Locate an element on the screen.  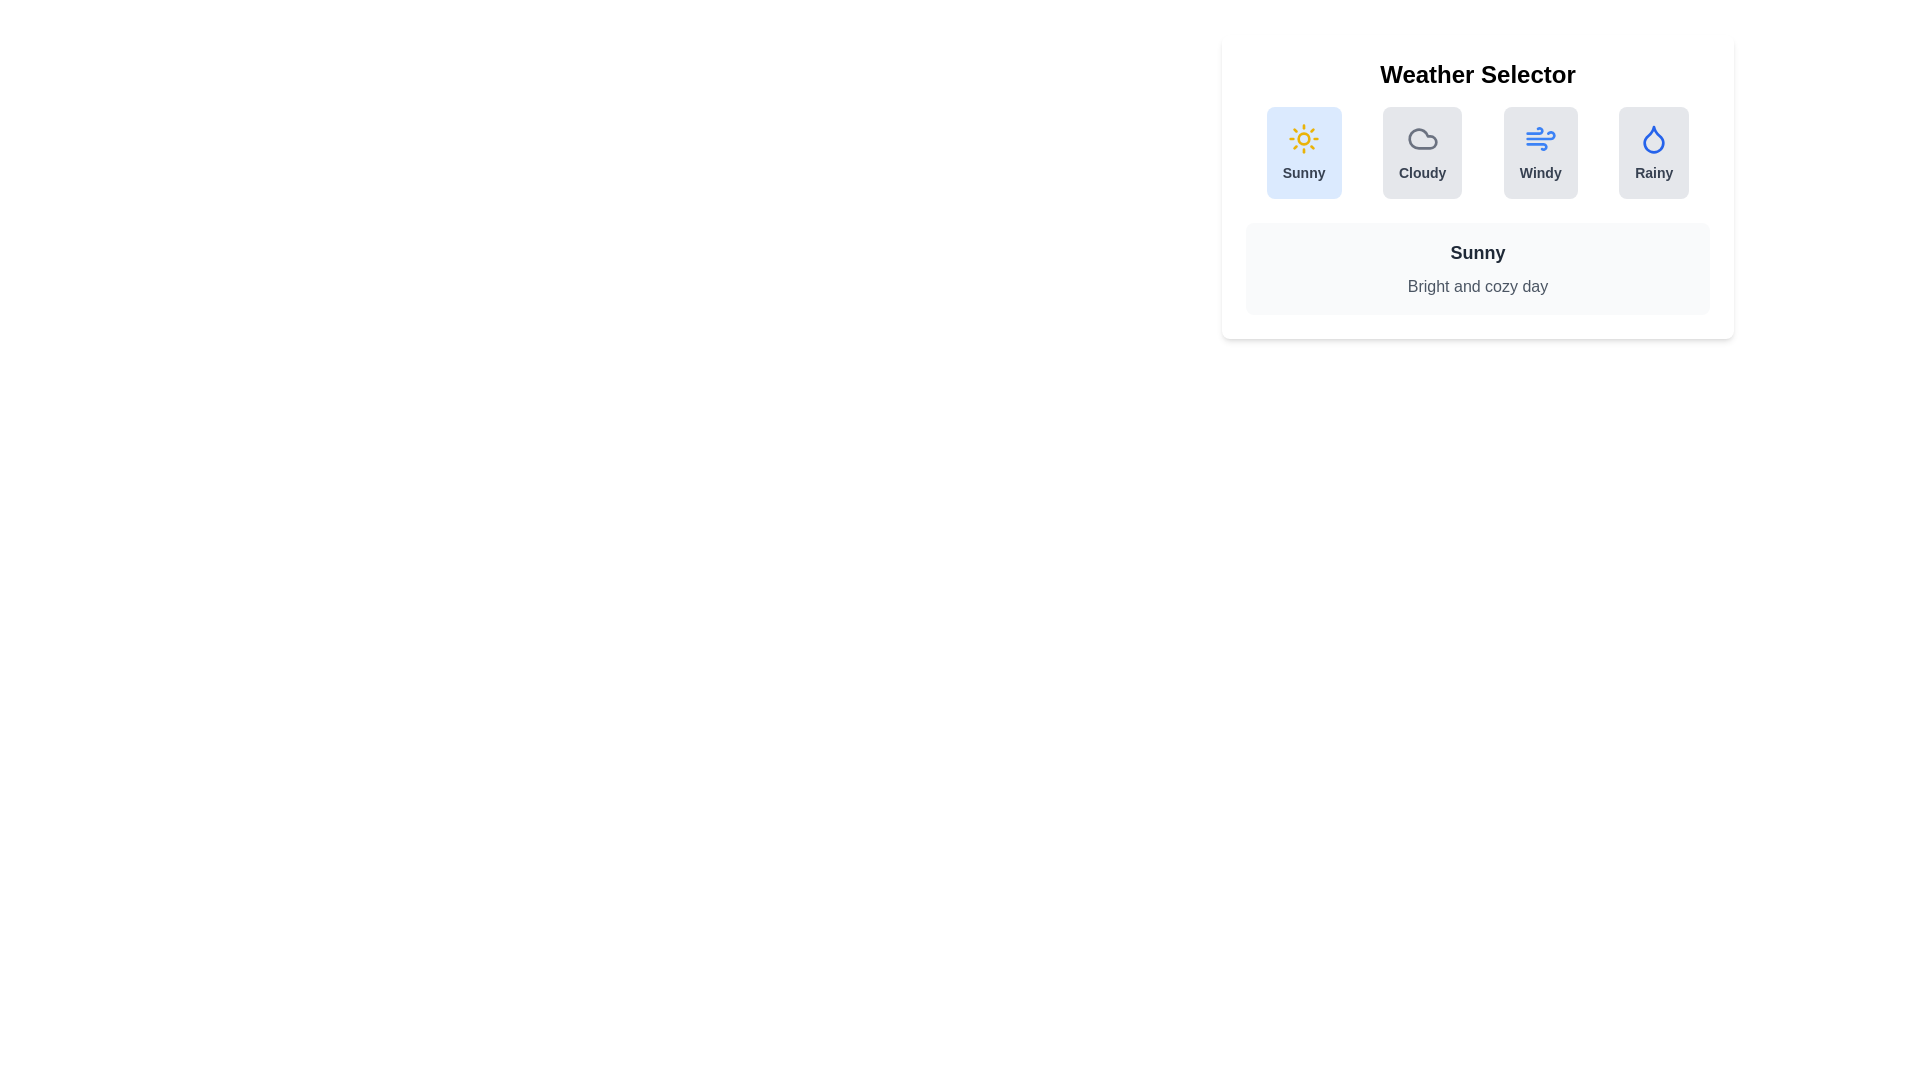
the small yellow circular graphic element representing the center of the sun icon in the Weather Selector component is located at coordinates (1304, 137).